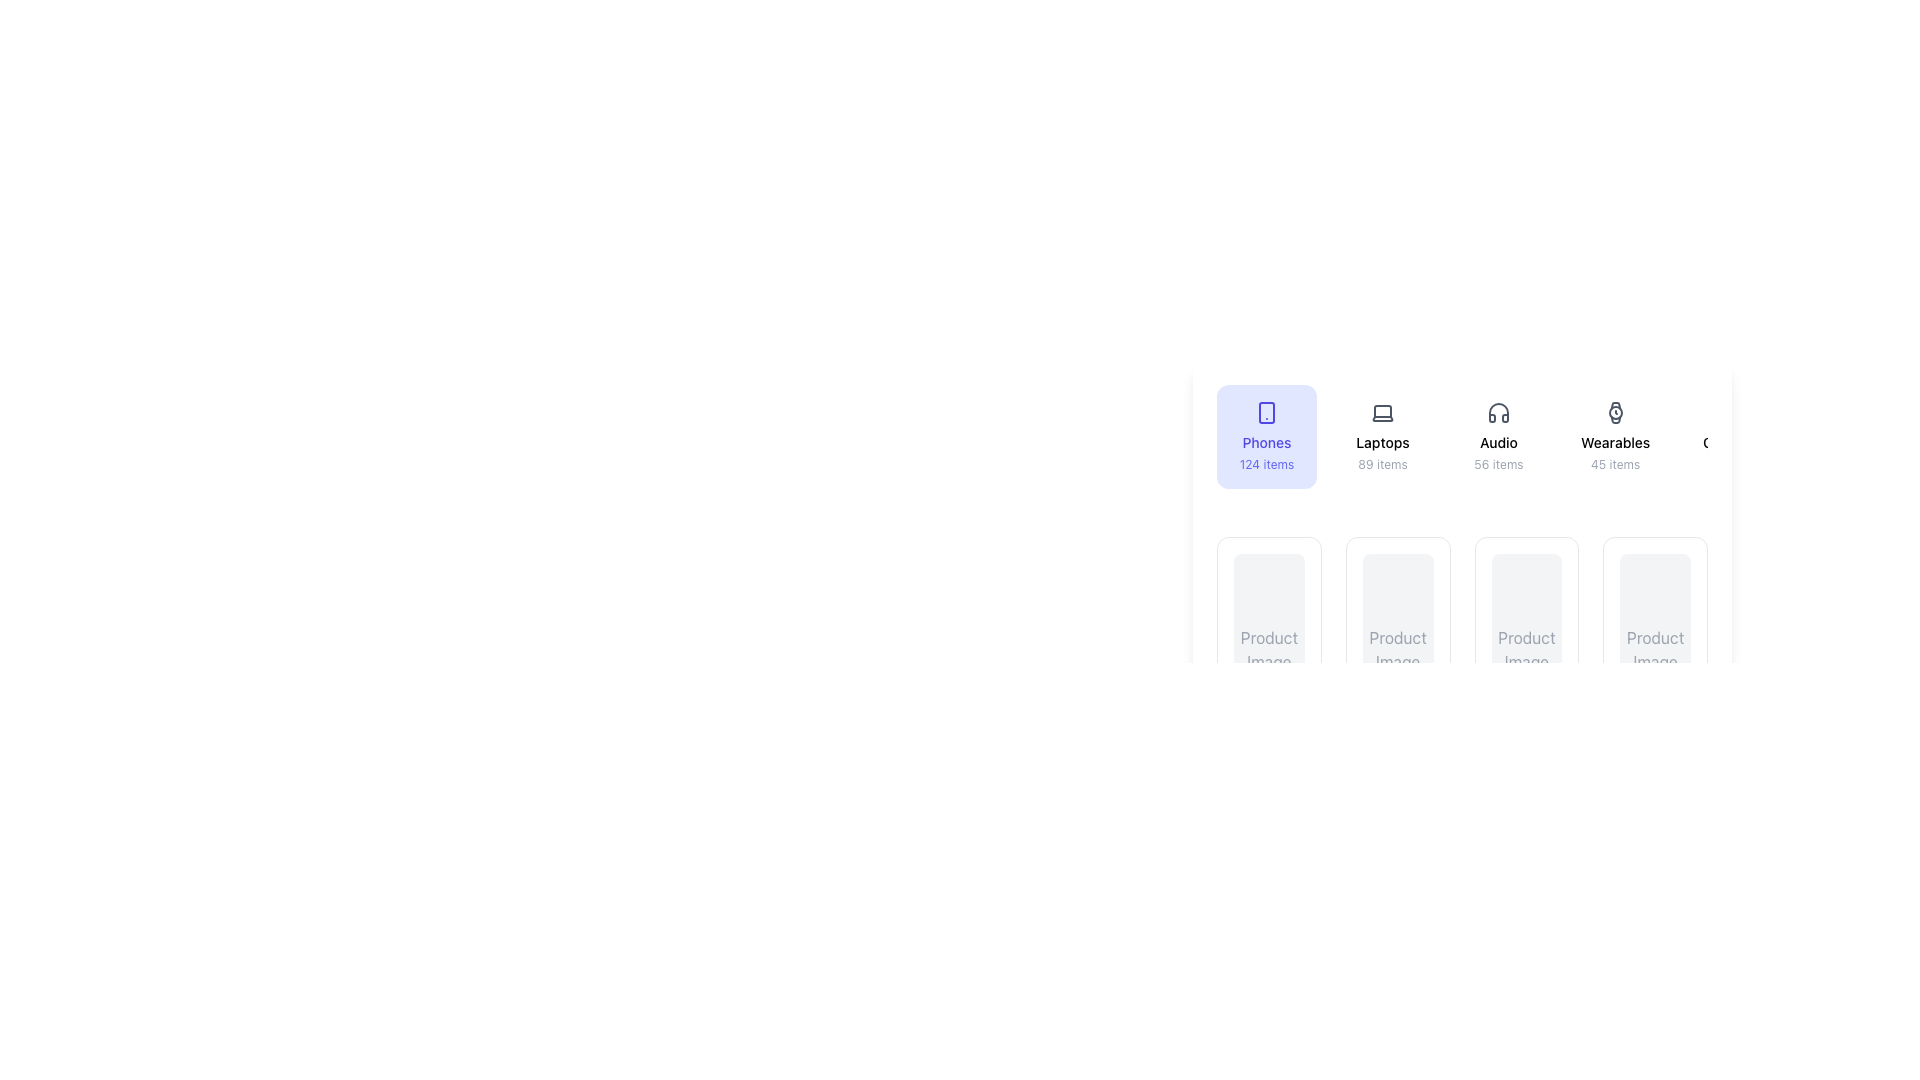 This screenshot has height=1080, width=1920. I want to click on the static text label displaying '56 items' located below the title 'Audio' in the header navigation row, so click(1498, 465).